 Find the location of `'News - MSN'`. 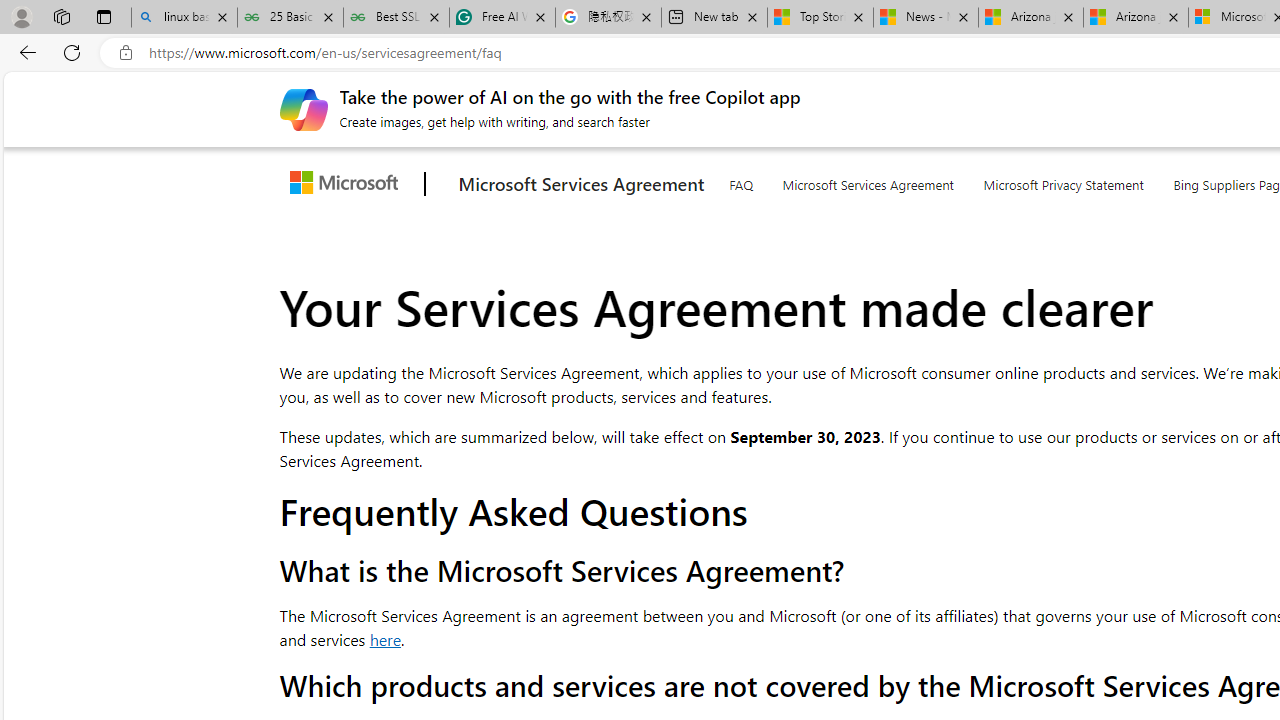

'News - MSN' is located at coordinates (925, 17).